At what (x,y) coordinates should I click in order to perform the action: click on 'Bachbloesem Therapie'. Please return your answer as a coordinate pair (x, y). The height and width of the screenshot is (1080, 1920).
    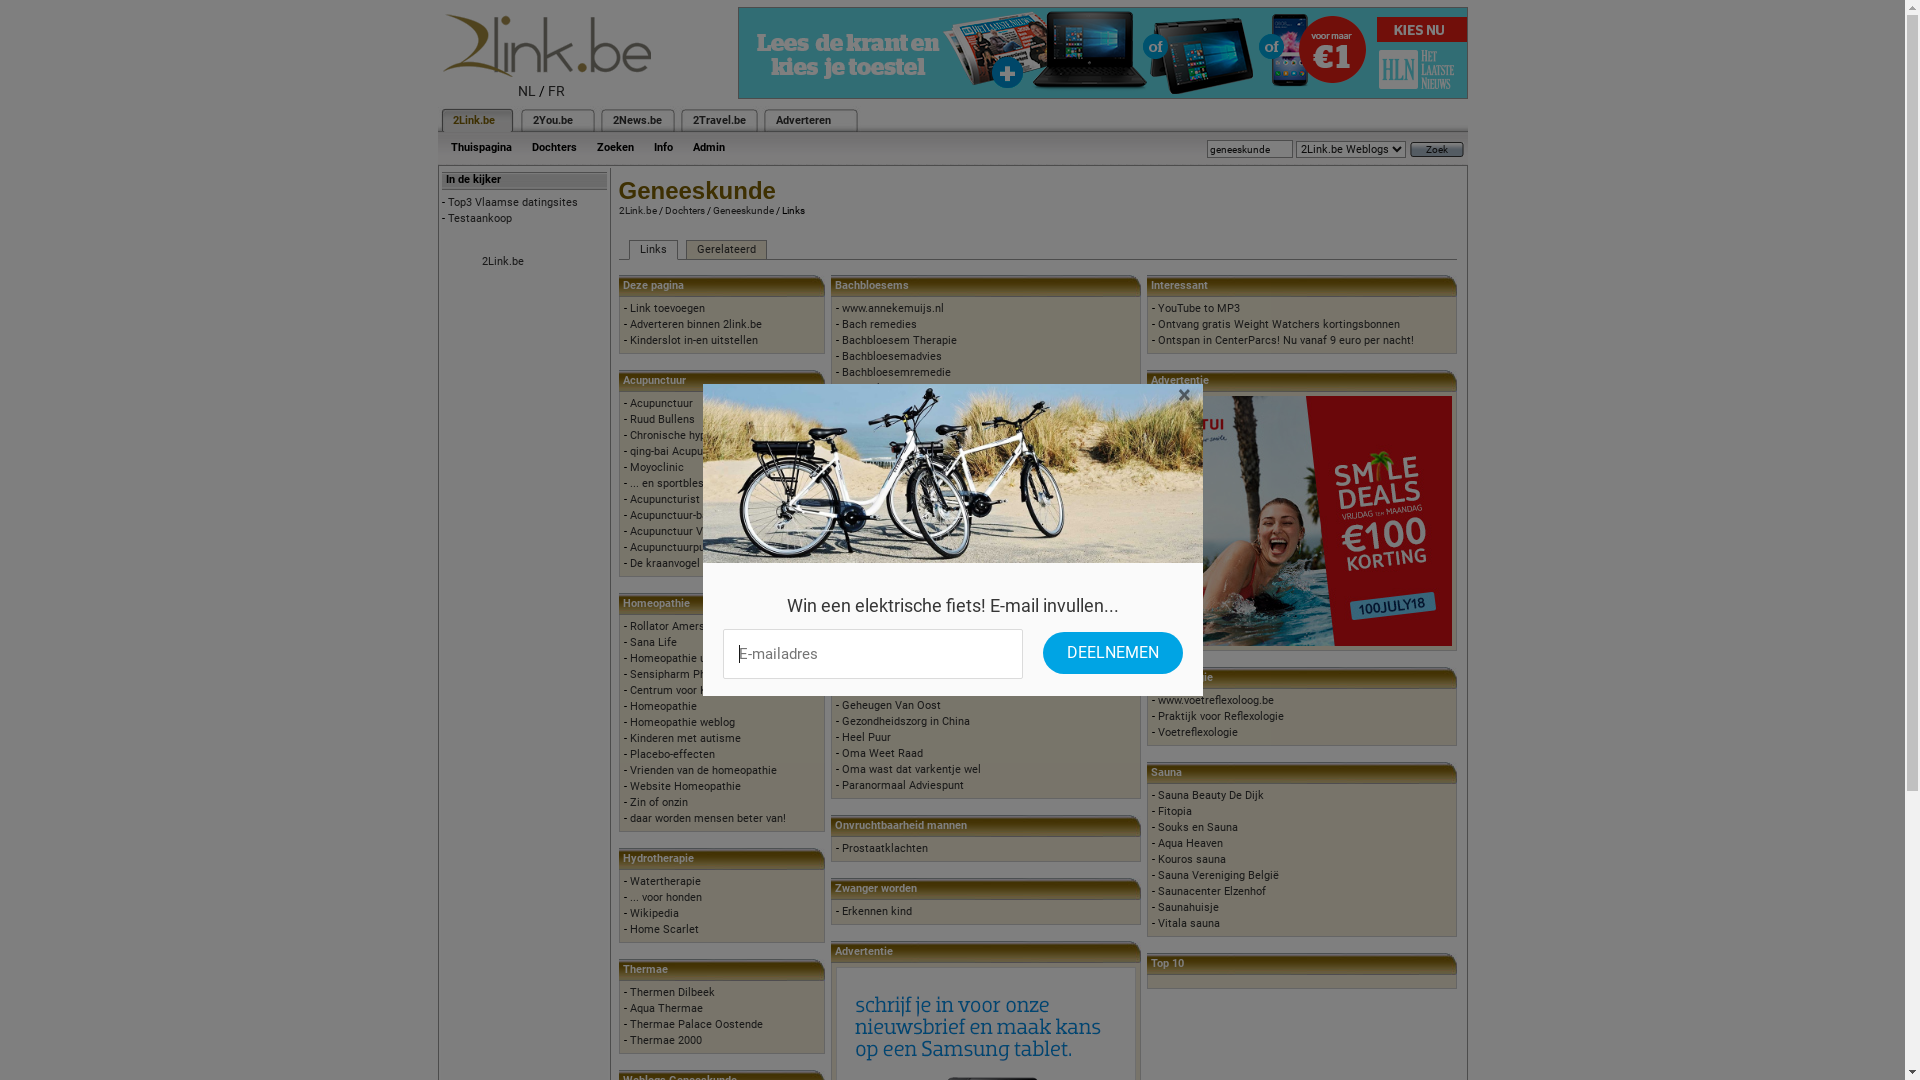
    Looking at the image, I should click on (898, 339).